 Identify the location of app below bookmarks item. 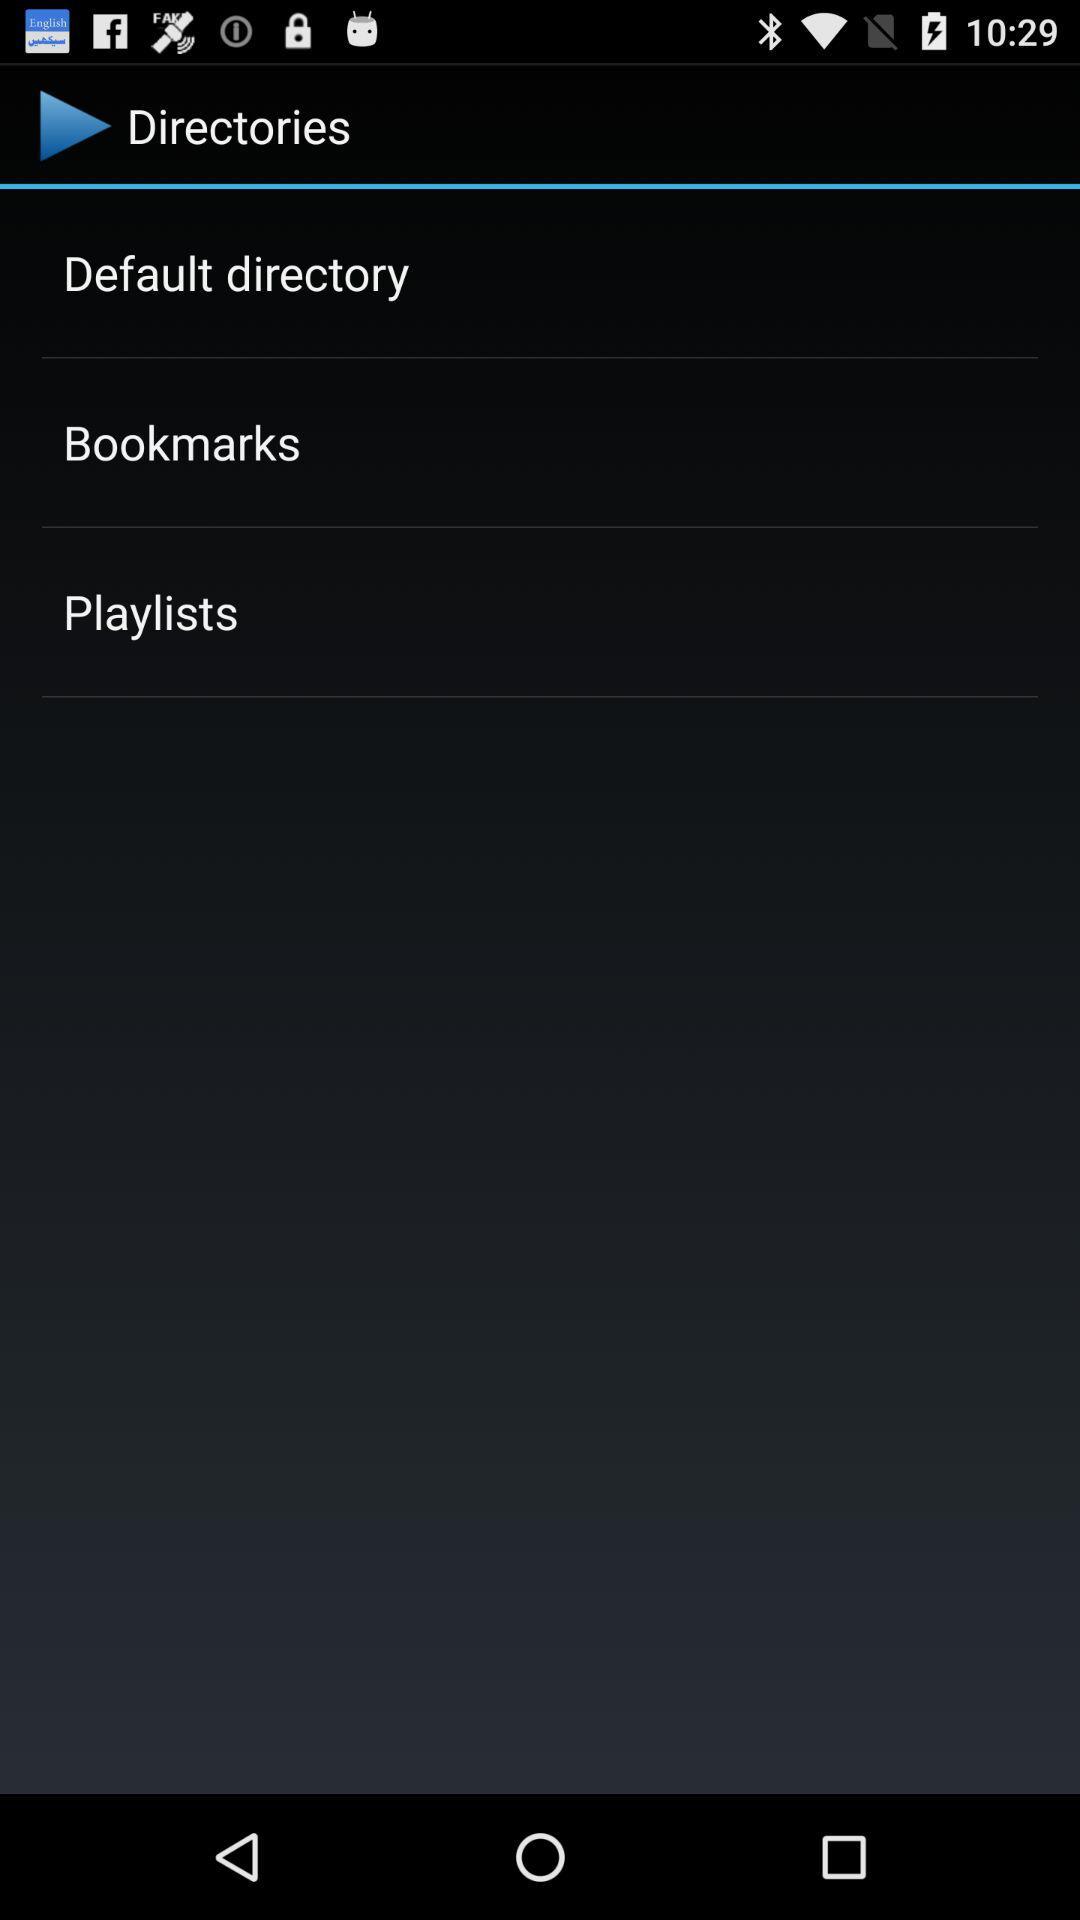
(149, 610).